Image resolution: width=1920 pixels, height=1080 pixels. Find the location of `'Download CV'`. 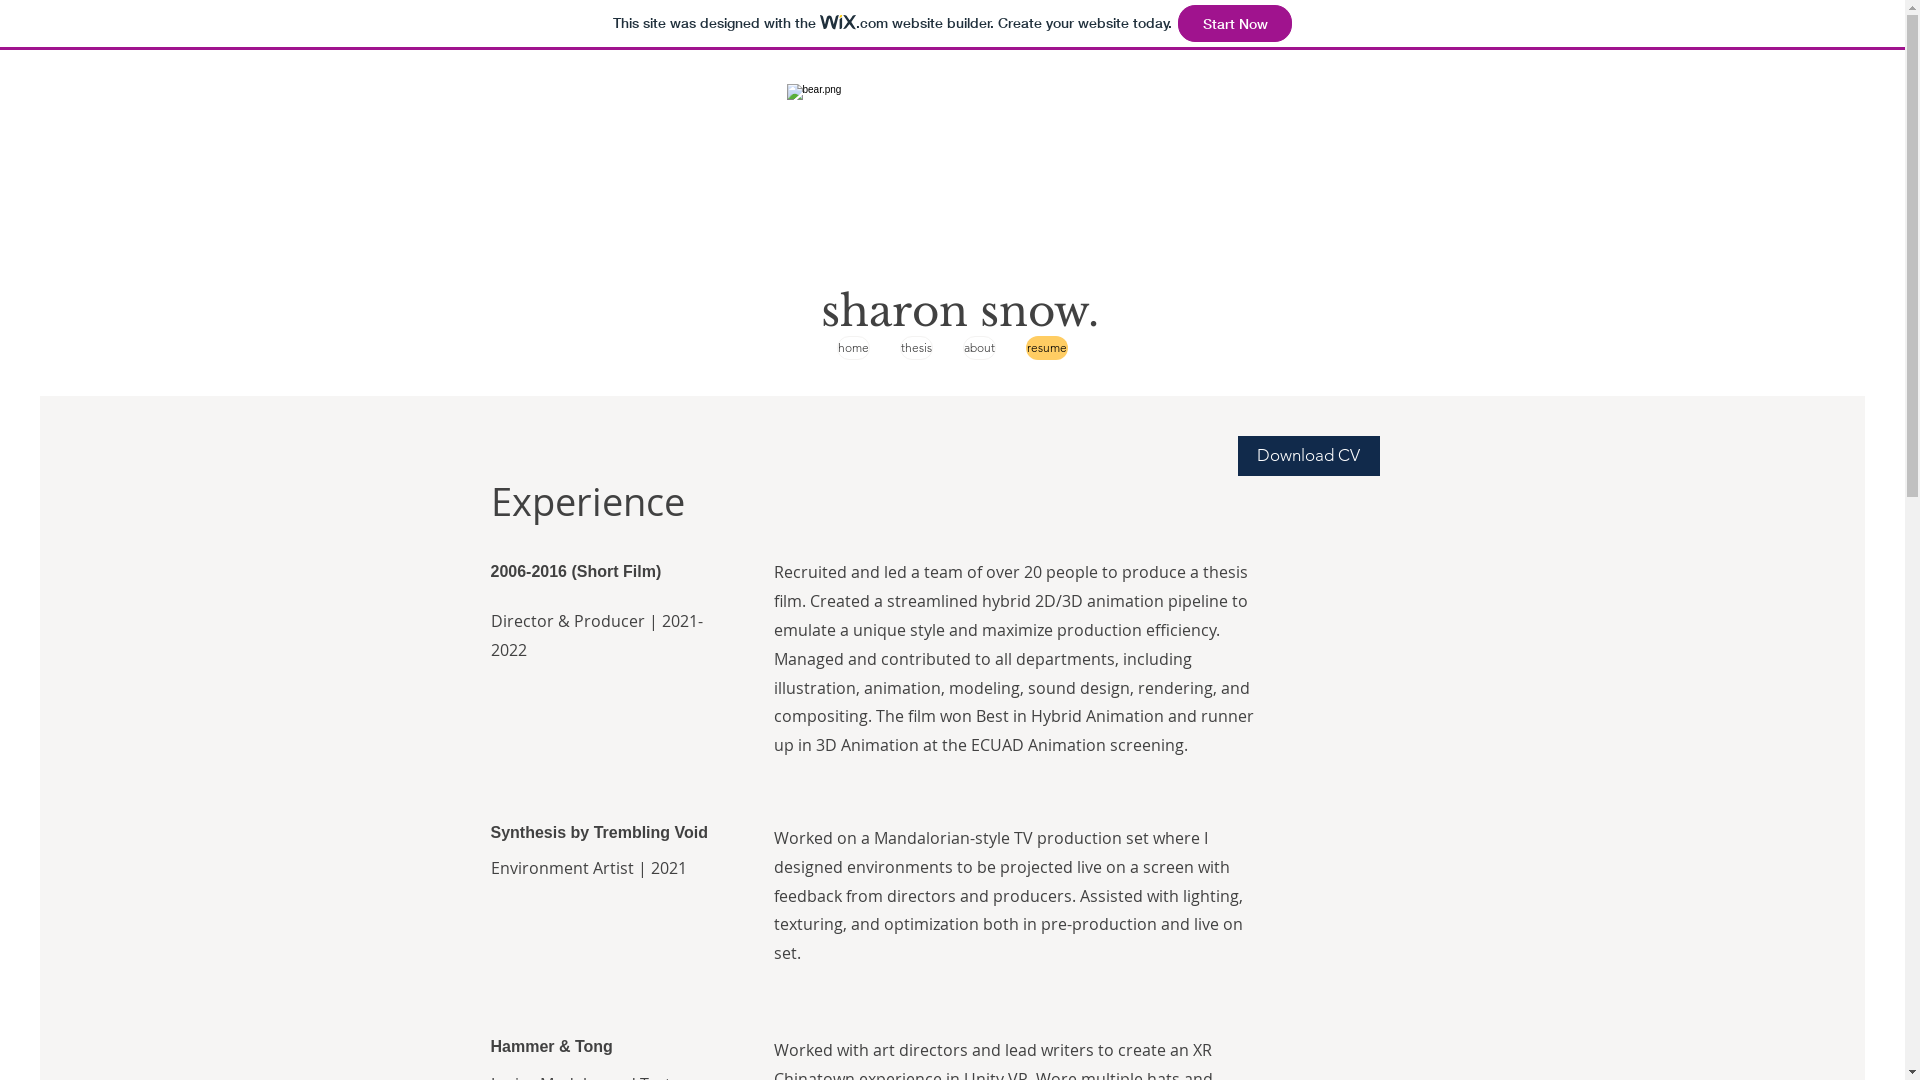

'Download CV' is located at coordinates (1309, 455).